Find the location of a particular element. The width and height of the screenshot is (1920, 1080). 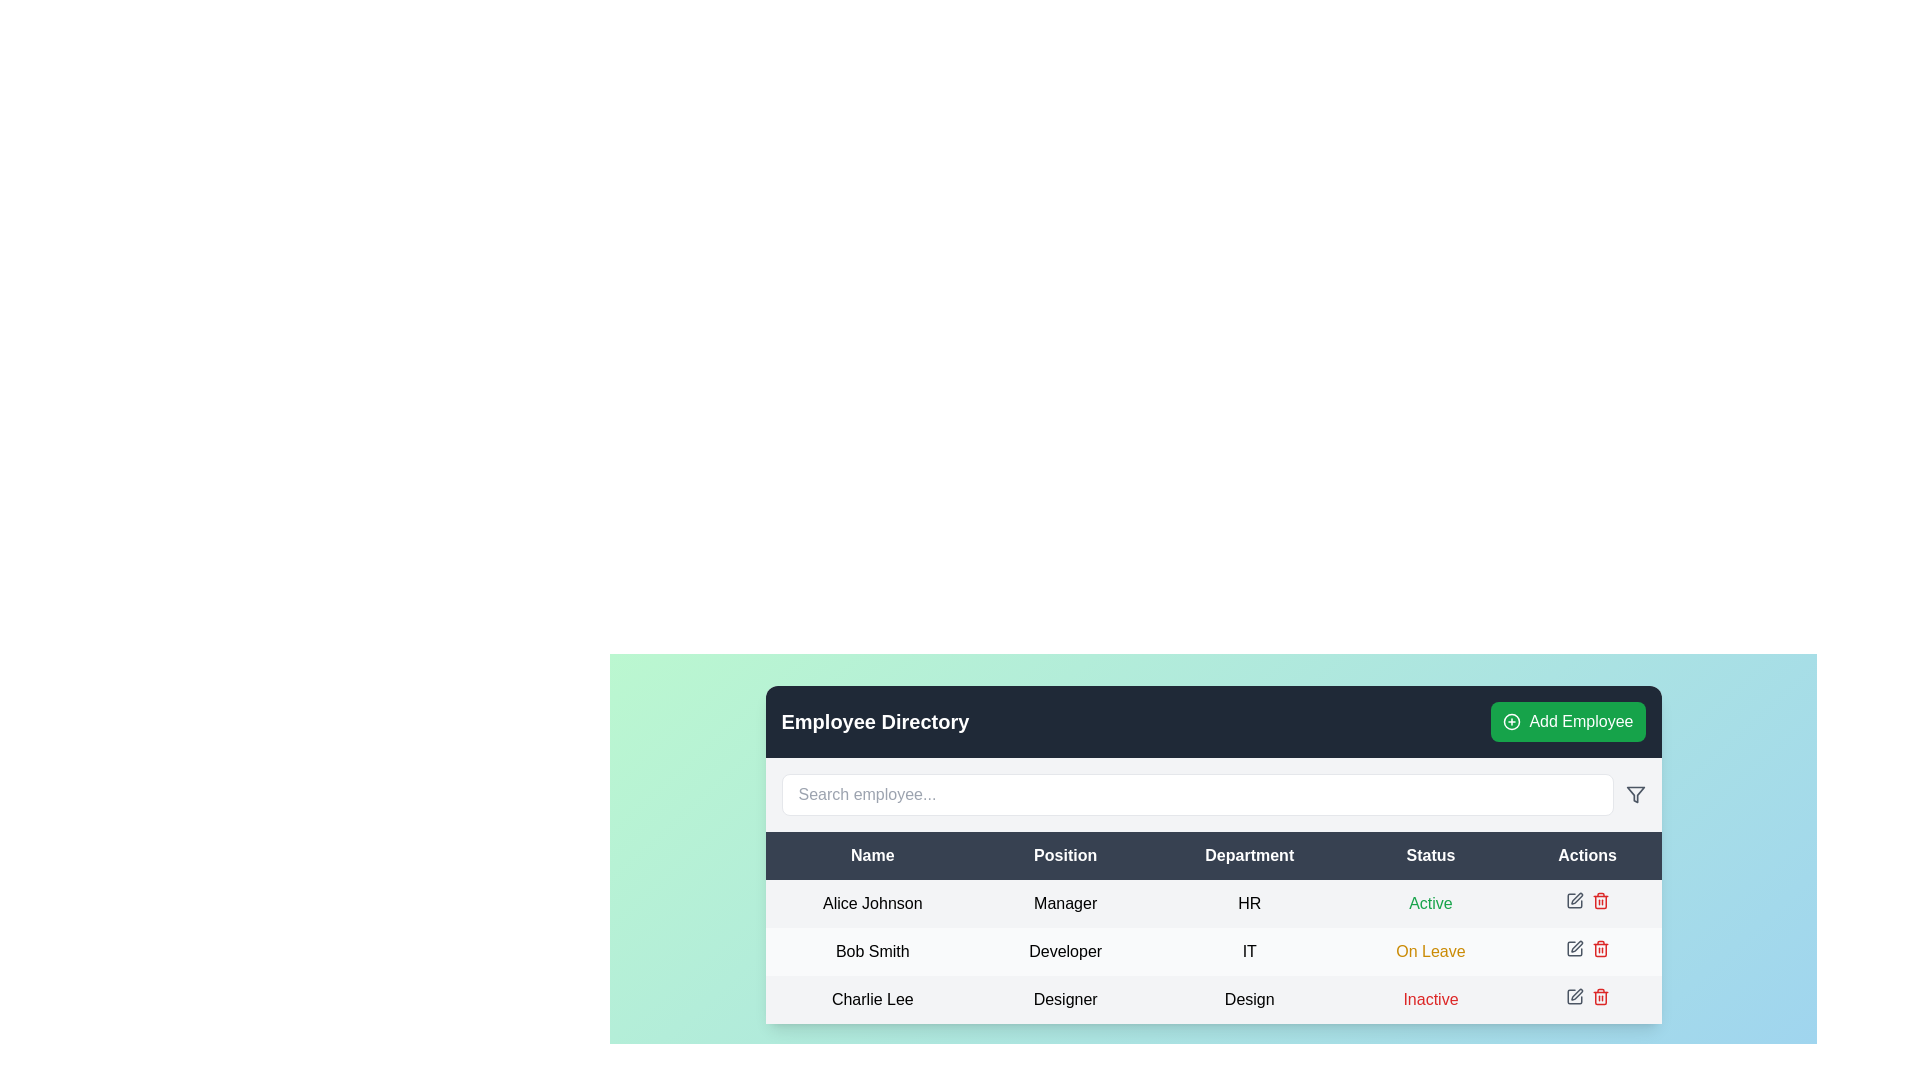

the text label displaying 'HR' located in the 'Department' column of the table for 'Alice Johnson' is located at coordinates (1248, 903).